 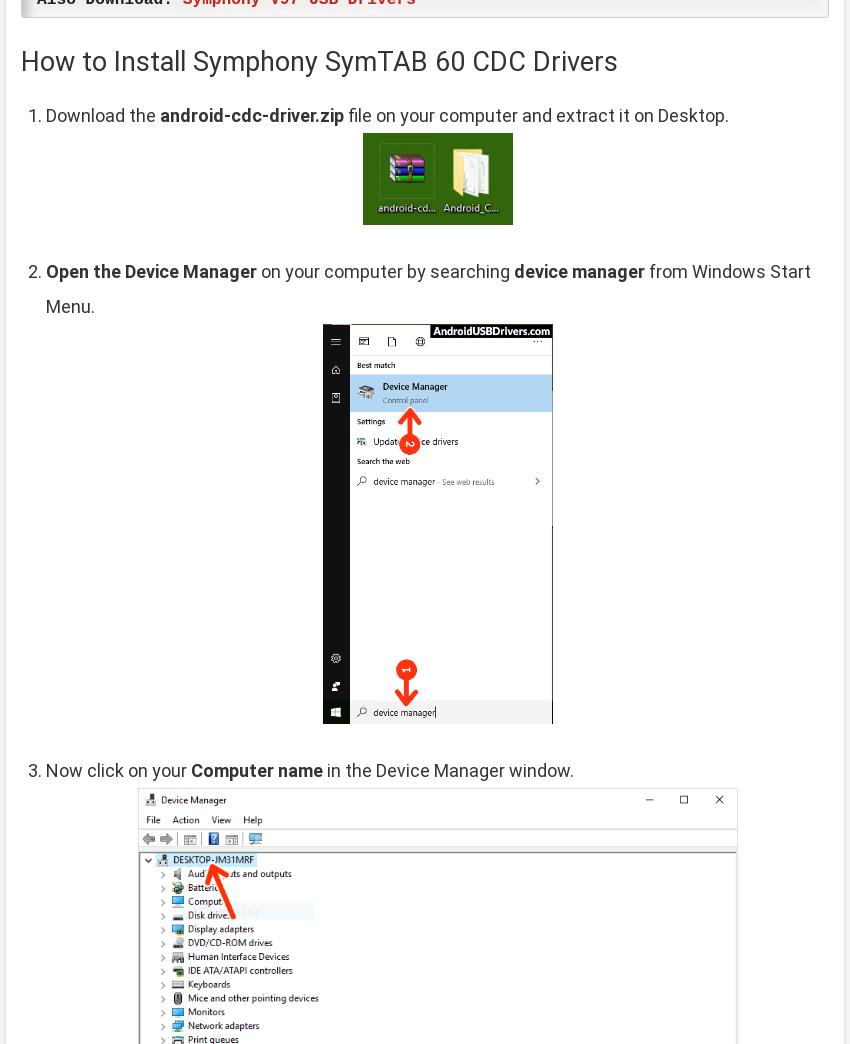 What do you see at coordinates (45, 114) in the screenshot?
I see `'Download the'` at bounding box center [45, 114].